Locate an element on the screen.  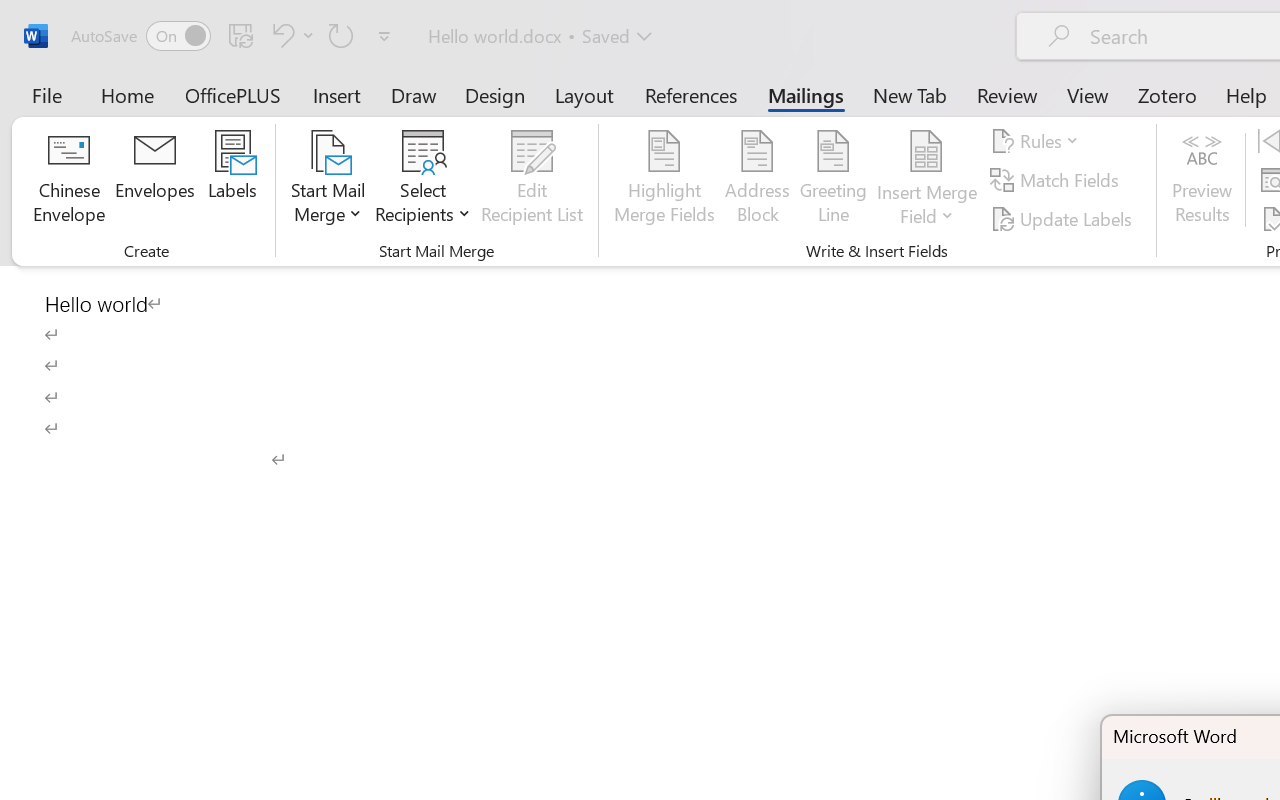
'Draw' is located at coordinates (413, 94).